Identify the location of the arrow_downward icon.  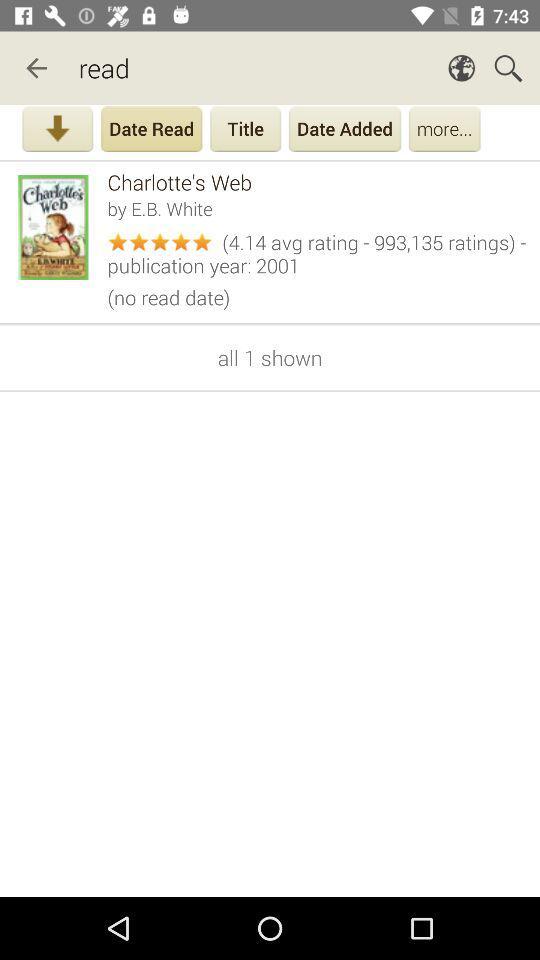
(57, 130).